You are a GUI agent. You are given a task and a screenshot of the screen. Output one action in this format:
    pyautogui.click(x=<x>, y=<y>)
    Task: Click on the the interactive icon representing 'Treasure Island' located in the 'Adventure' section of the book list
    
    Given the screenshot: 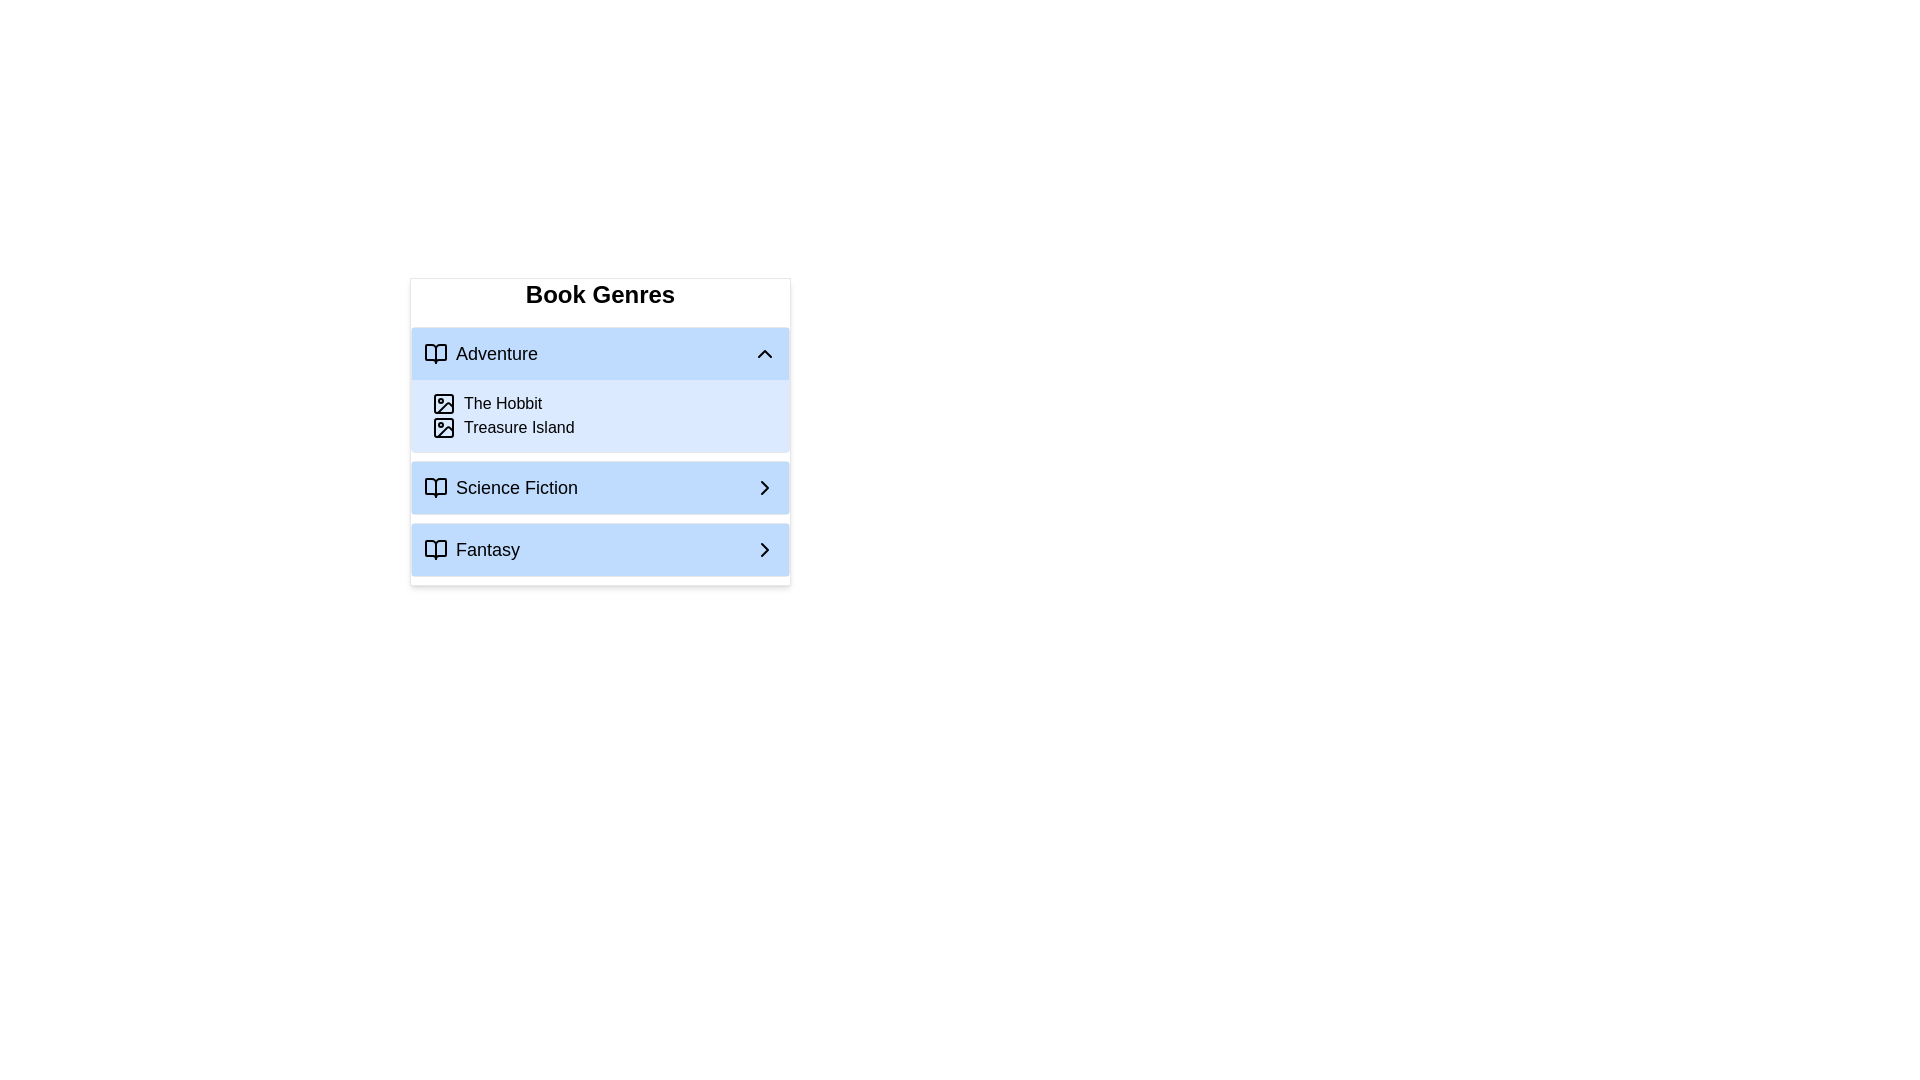 What is the action you would take?
    pyautogui.click(x=443, y=427)
    